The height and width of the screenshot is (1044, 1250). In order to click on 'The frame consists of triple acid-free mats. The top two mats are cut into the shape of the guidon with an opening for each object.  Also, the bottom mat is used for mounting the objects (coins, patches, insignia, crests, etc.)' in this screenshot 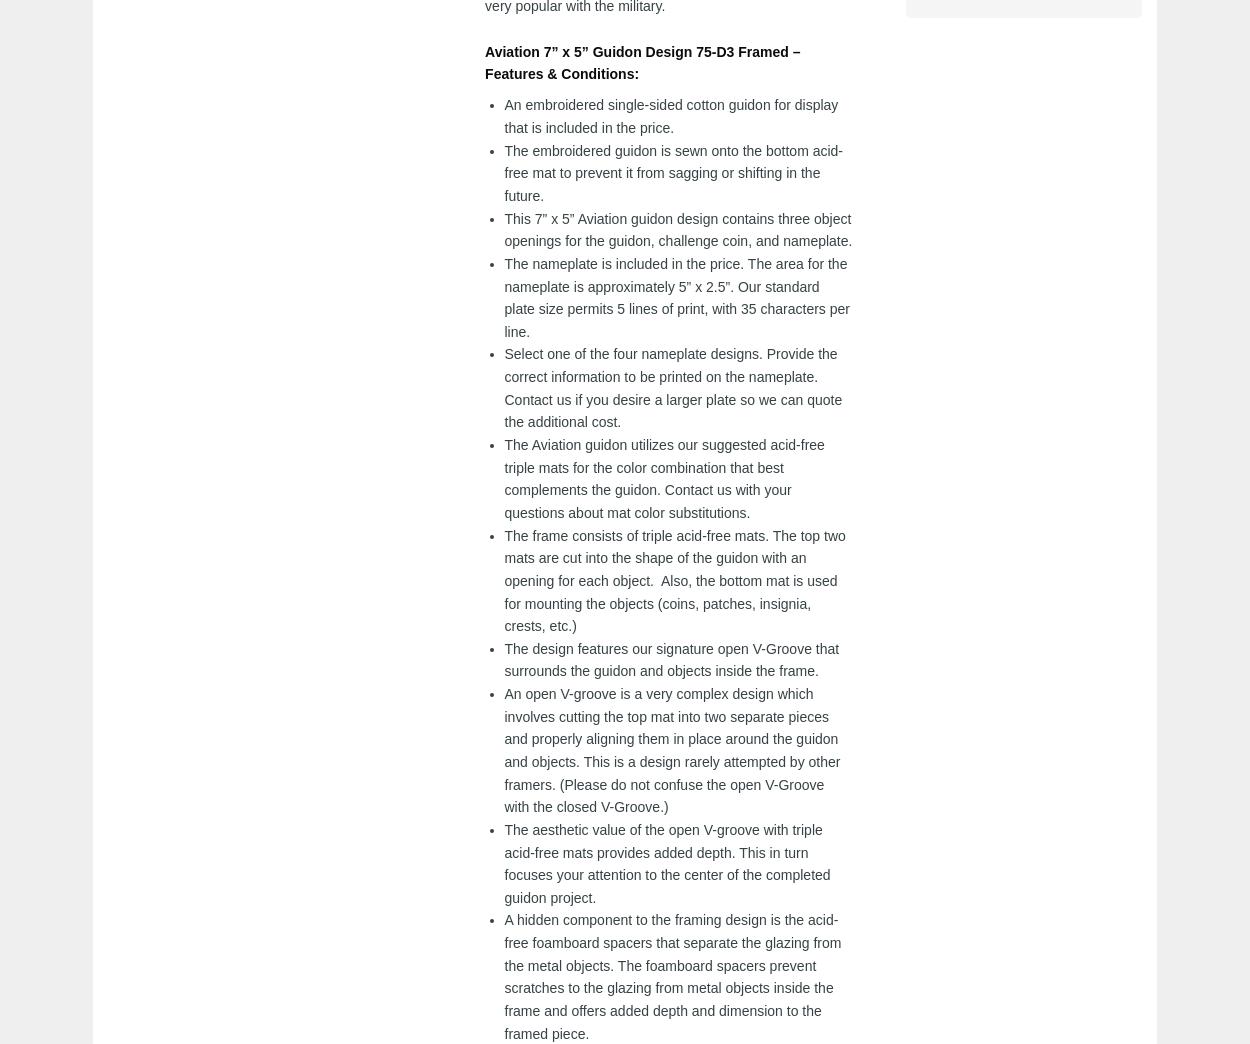, I will do `click(674, 579)`.